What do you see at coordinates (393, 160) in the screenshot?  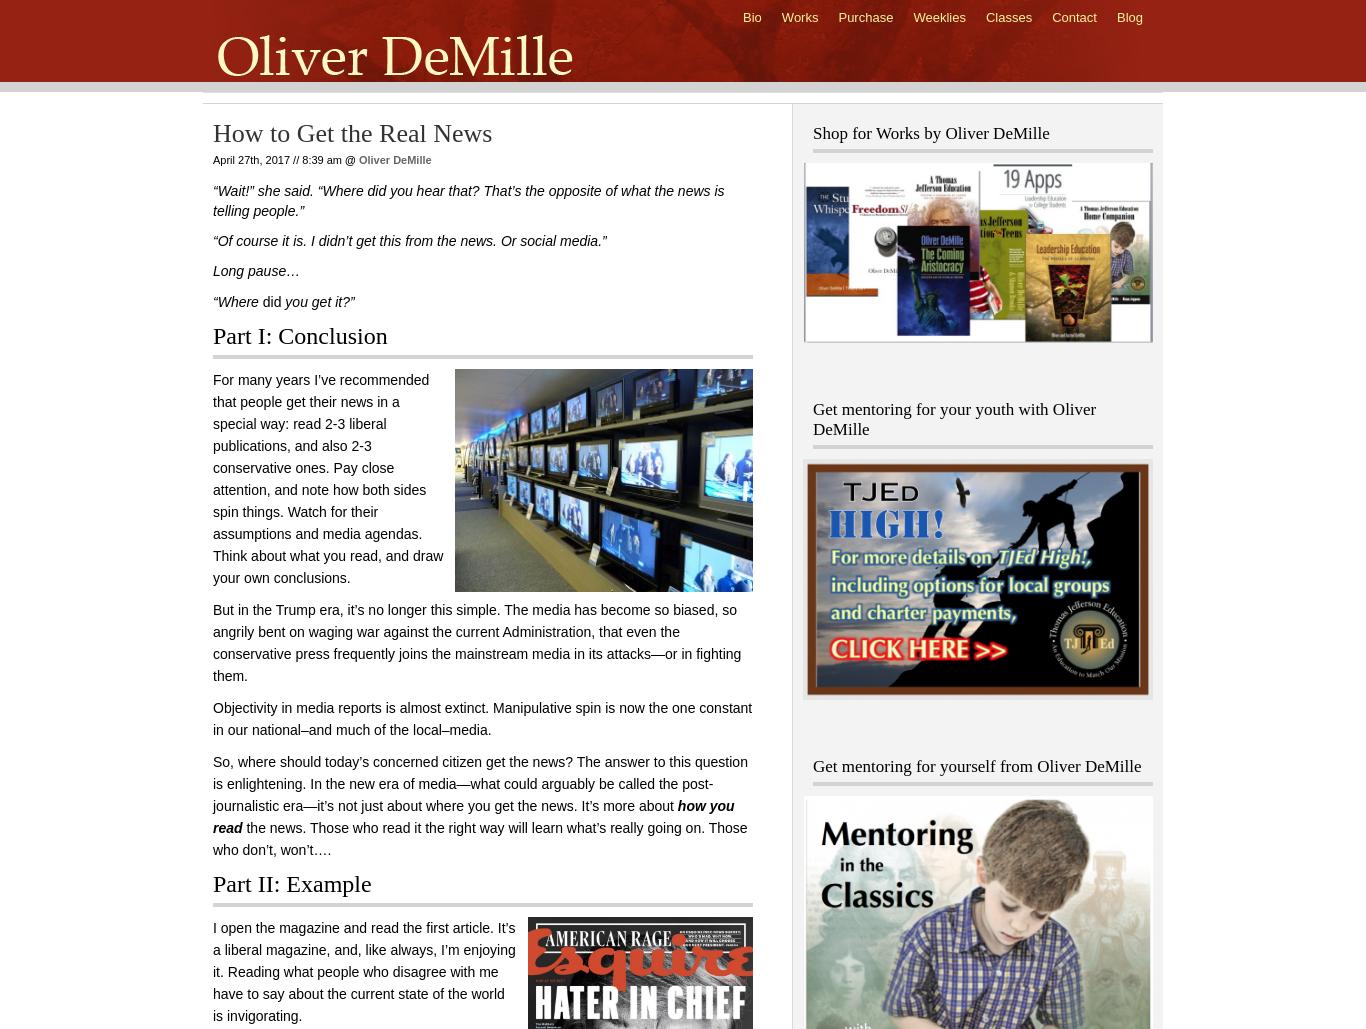 I see `'Oliver DeMille'` at bounding box center [393, 160].